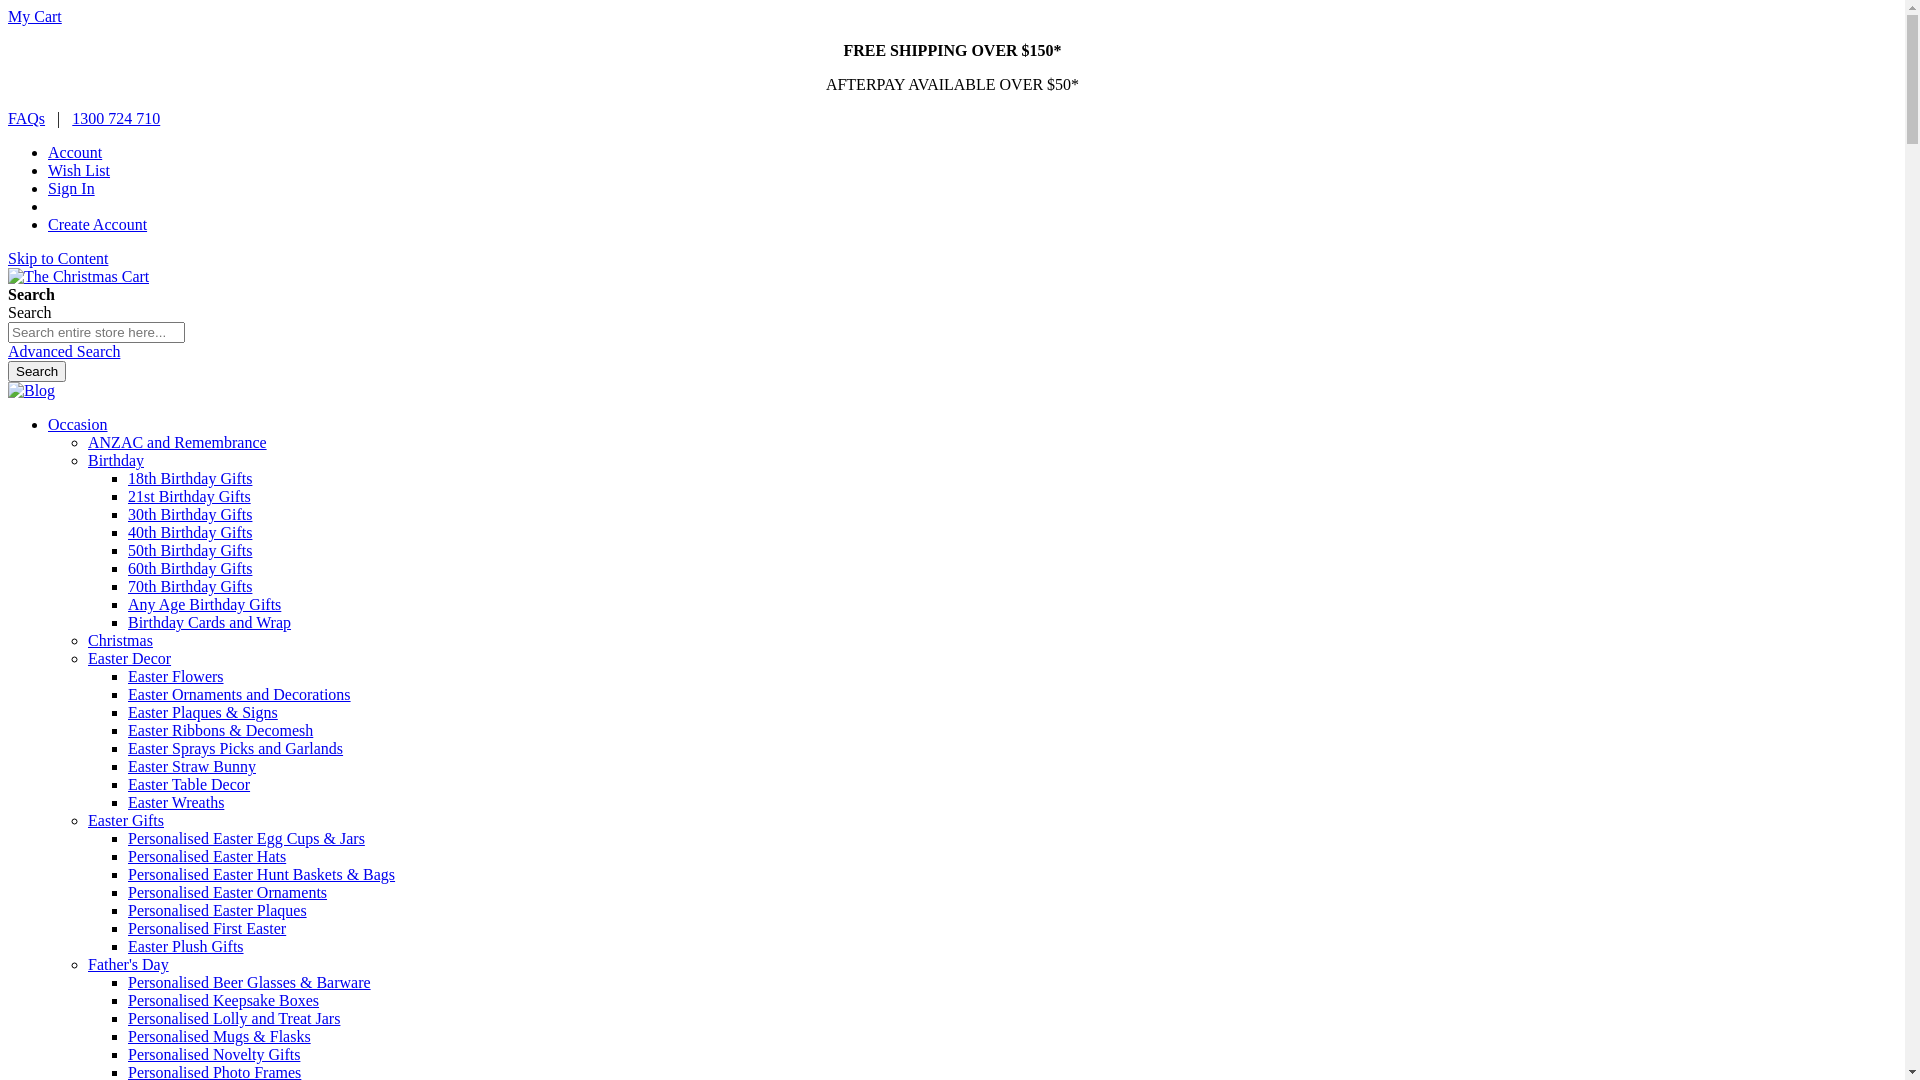 The width and height of the screenshot is (1920, 1080). What do you see at coordinates (8, 371) in the screenshot?
I see `'Search'` at bounding box center [8, 371].